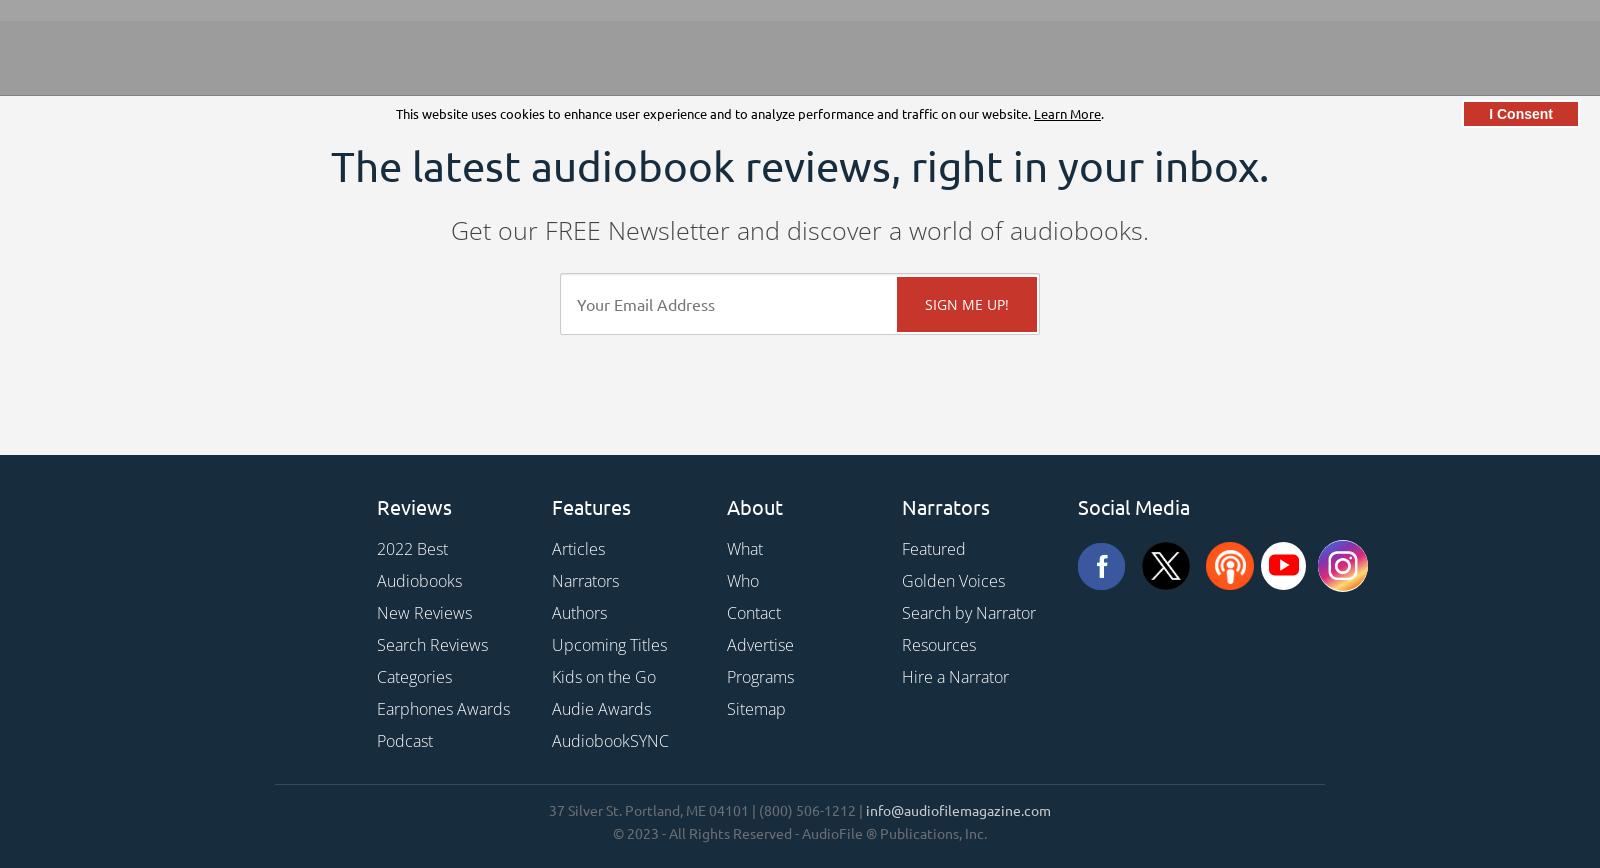 The image size is (1600, 868). What do you see at coordinates (577, 549) in the screenshot?
I see `'Articles'` at bounding box center [577, 549].